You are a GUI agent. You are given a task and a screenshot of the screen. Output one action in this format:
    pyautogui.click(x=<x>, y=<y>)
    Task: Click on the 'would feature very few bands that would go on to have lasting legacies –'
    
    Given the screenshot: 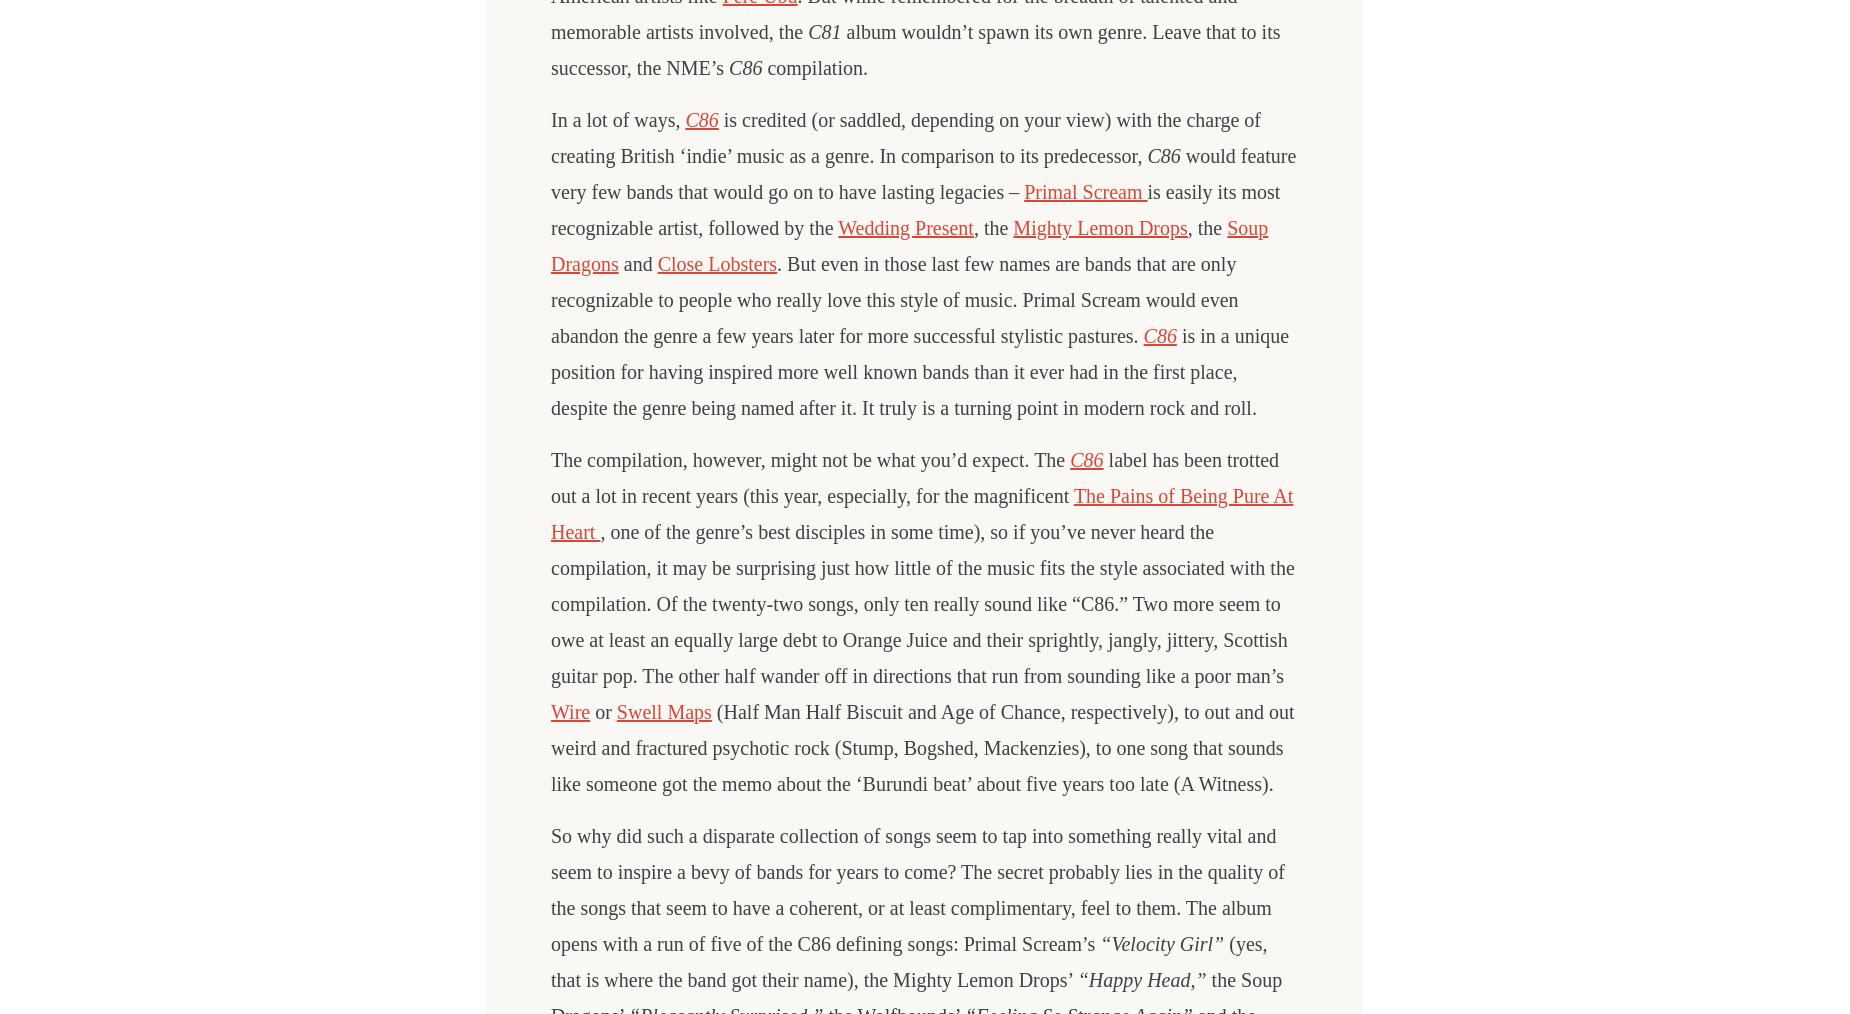 What is the action you would take?
    pyautogui.click(x=923, y=173)
    